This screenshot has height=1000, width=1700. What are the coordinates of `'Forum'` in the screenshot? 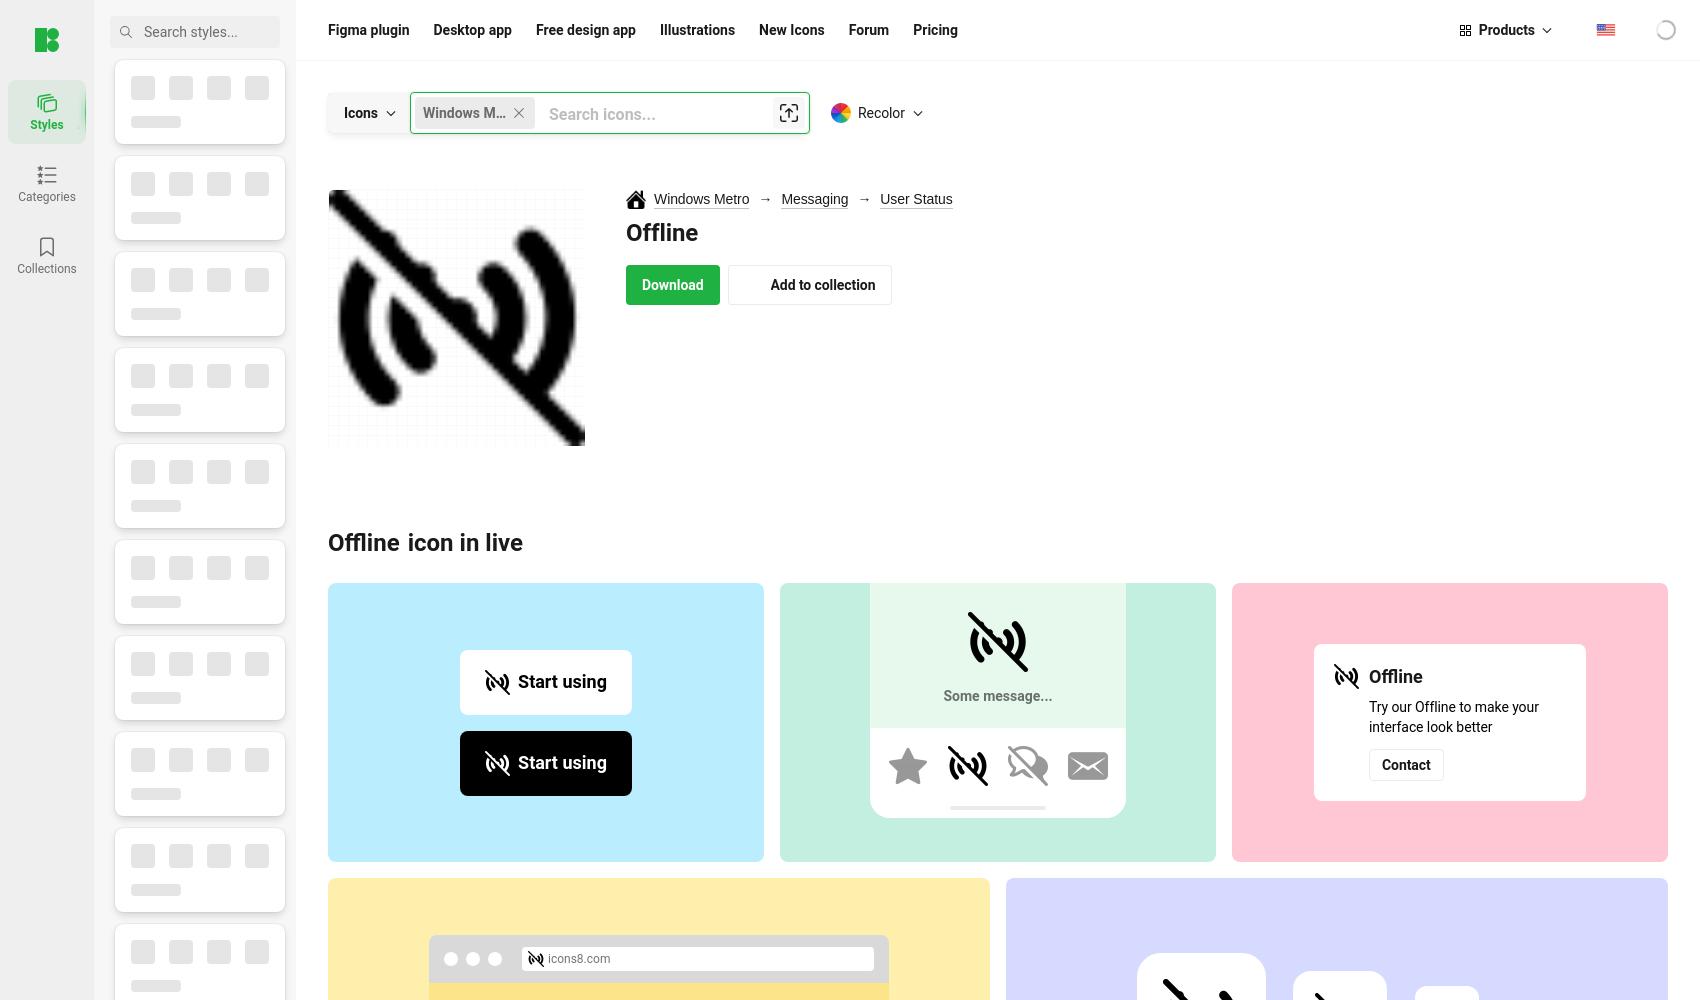 It's located at (868, 30).